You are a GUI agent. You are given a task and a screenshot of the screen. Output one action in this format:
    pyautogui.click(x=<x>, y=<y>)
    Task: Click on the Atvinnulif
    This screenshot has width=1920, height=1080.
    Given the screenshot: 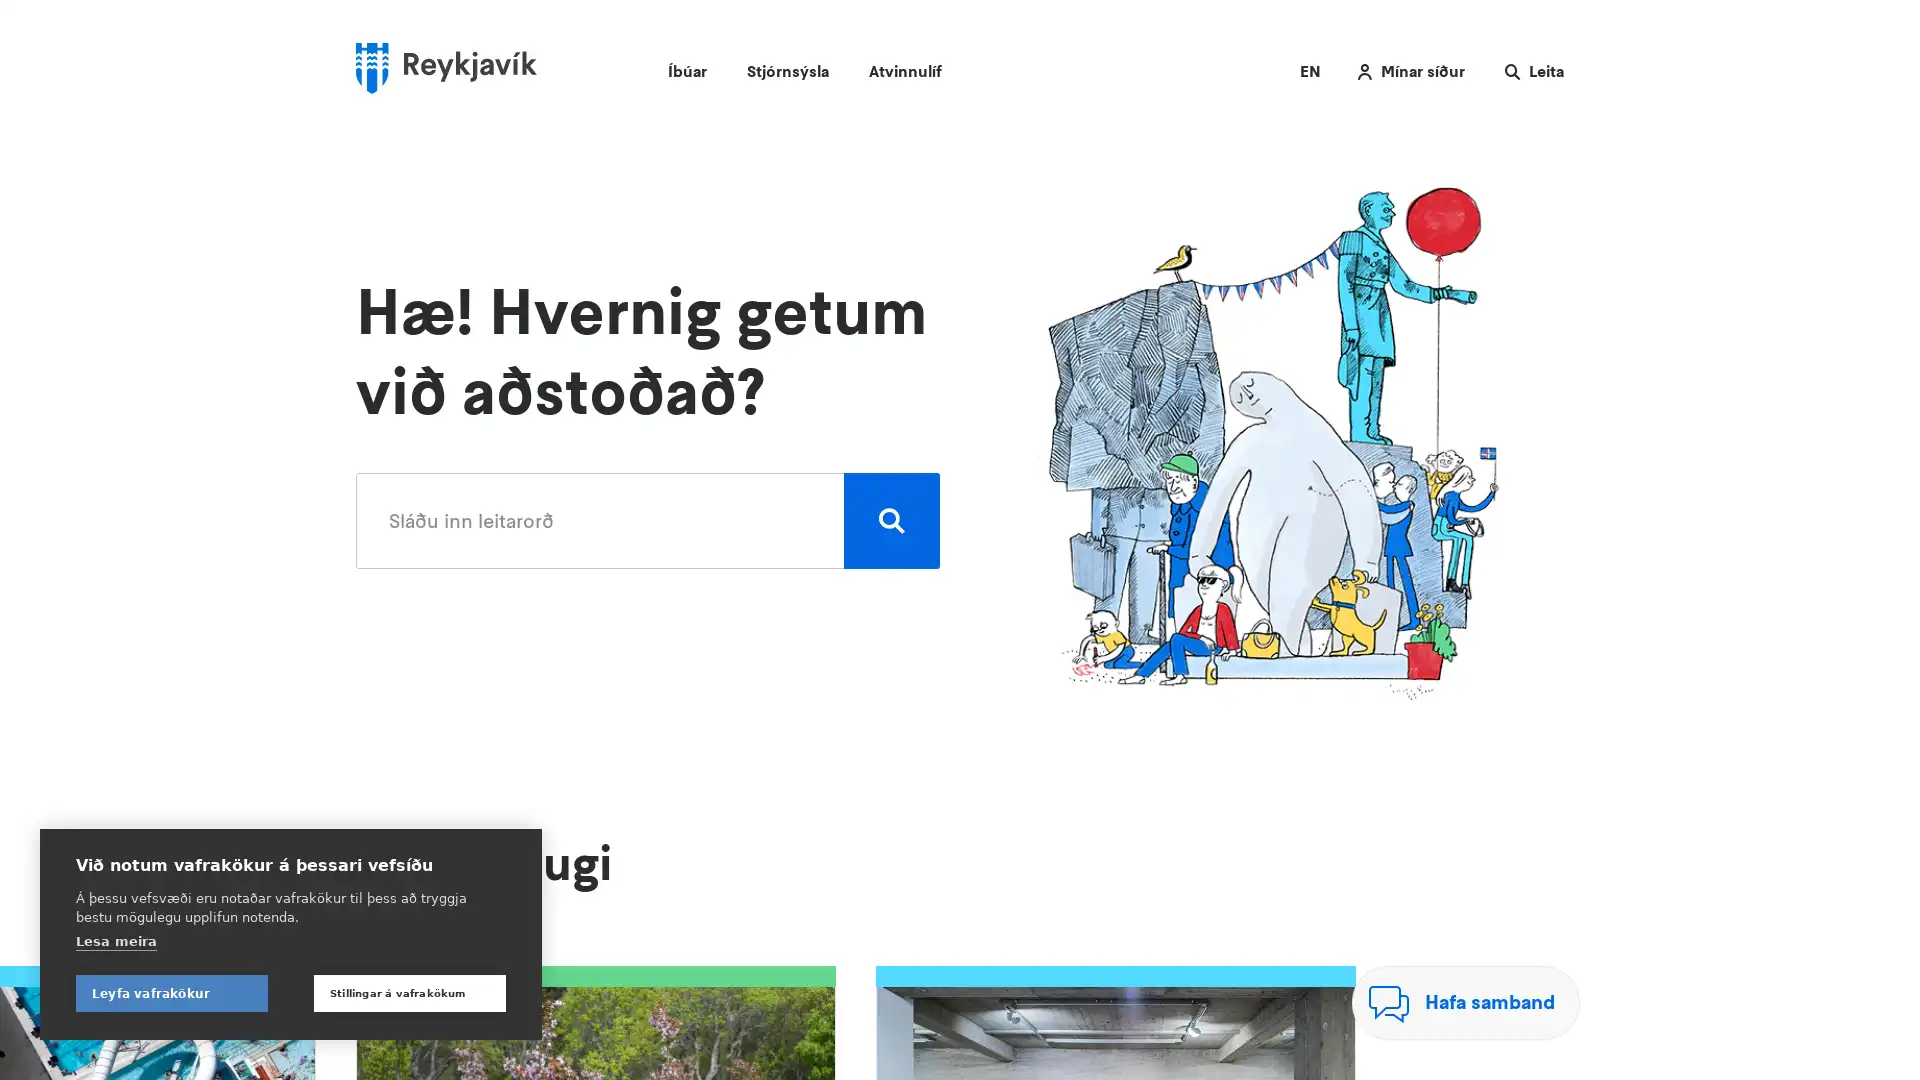 What is the action you would take?
    pyautogui.click(x=904, y=67)
    